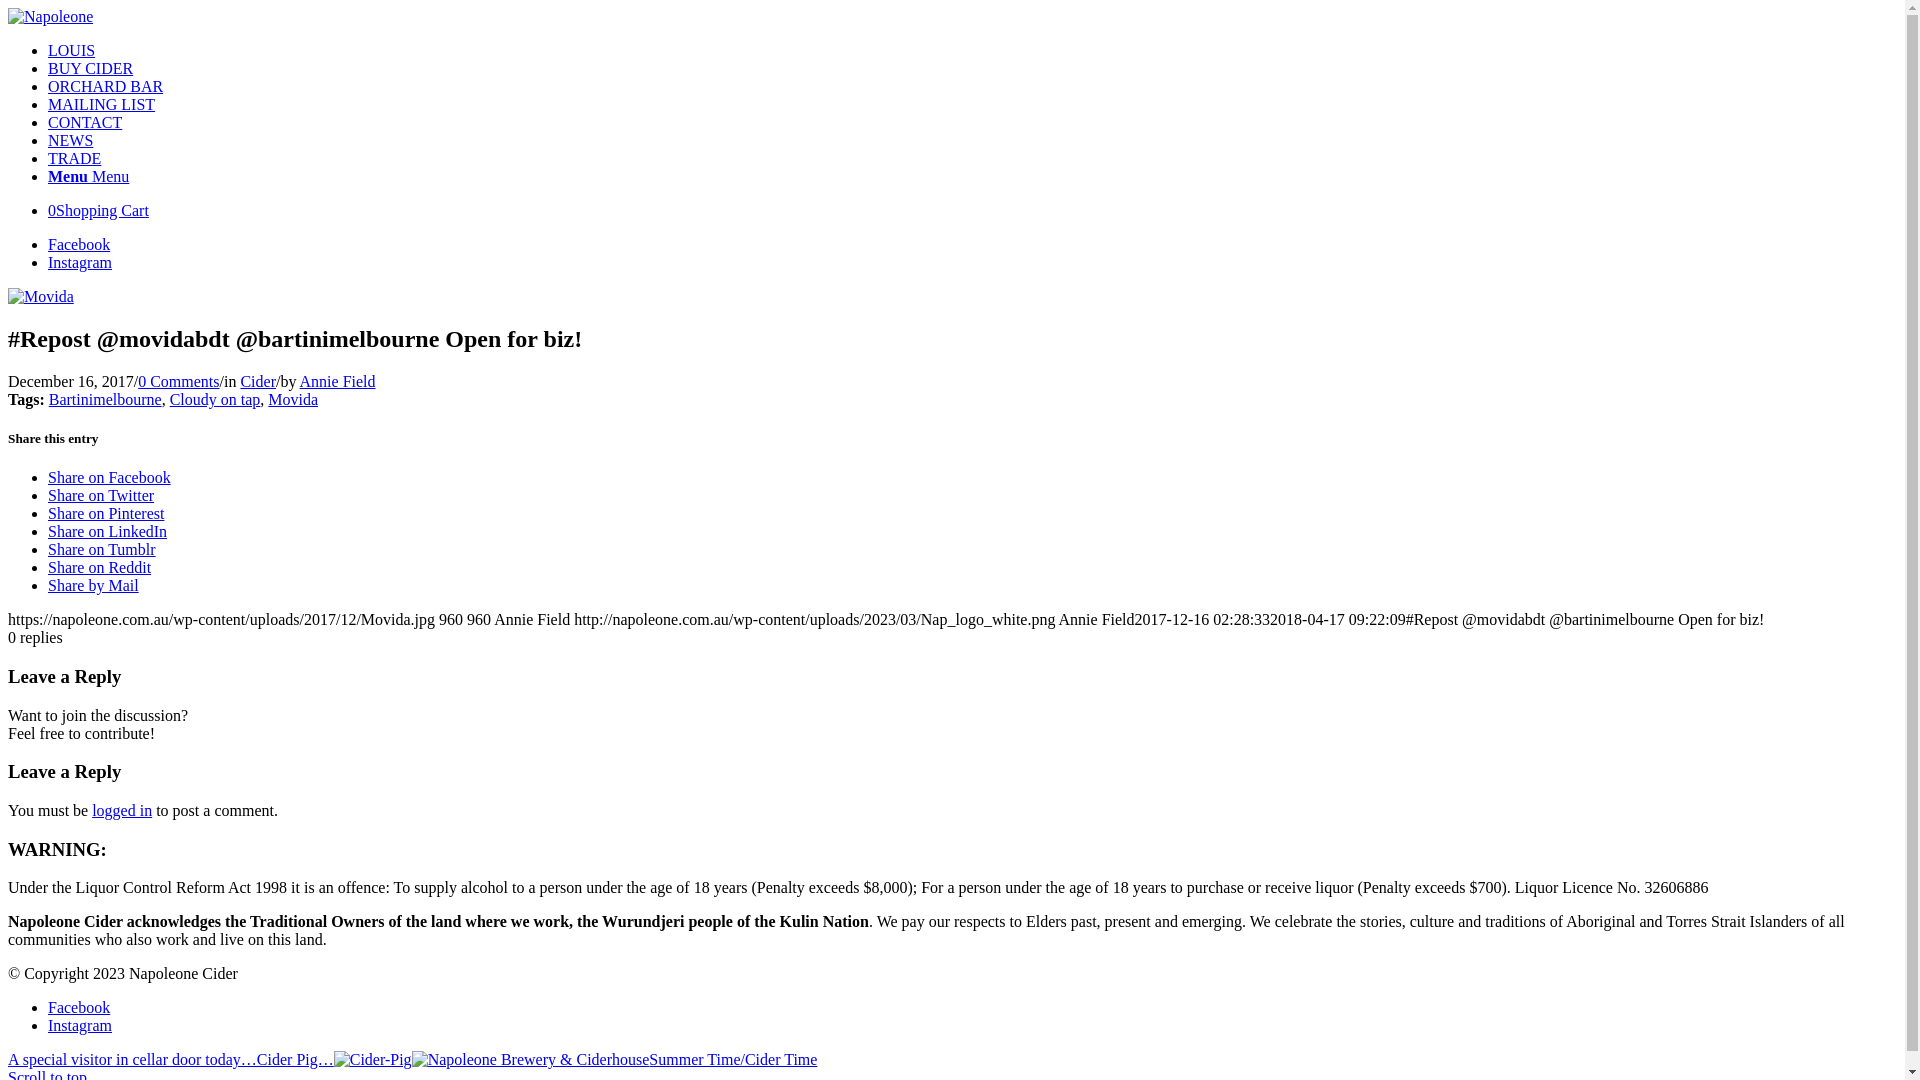 The height and width of the screenshot is (1080, 1920). What do you see at coordinates (104, 399) in the screenshot?
I see `'Bartinimelbourne'` at bounding box center [104, 399].